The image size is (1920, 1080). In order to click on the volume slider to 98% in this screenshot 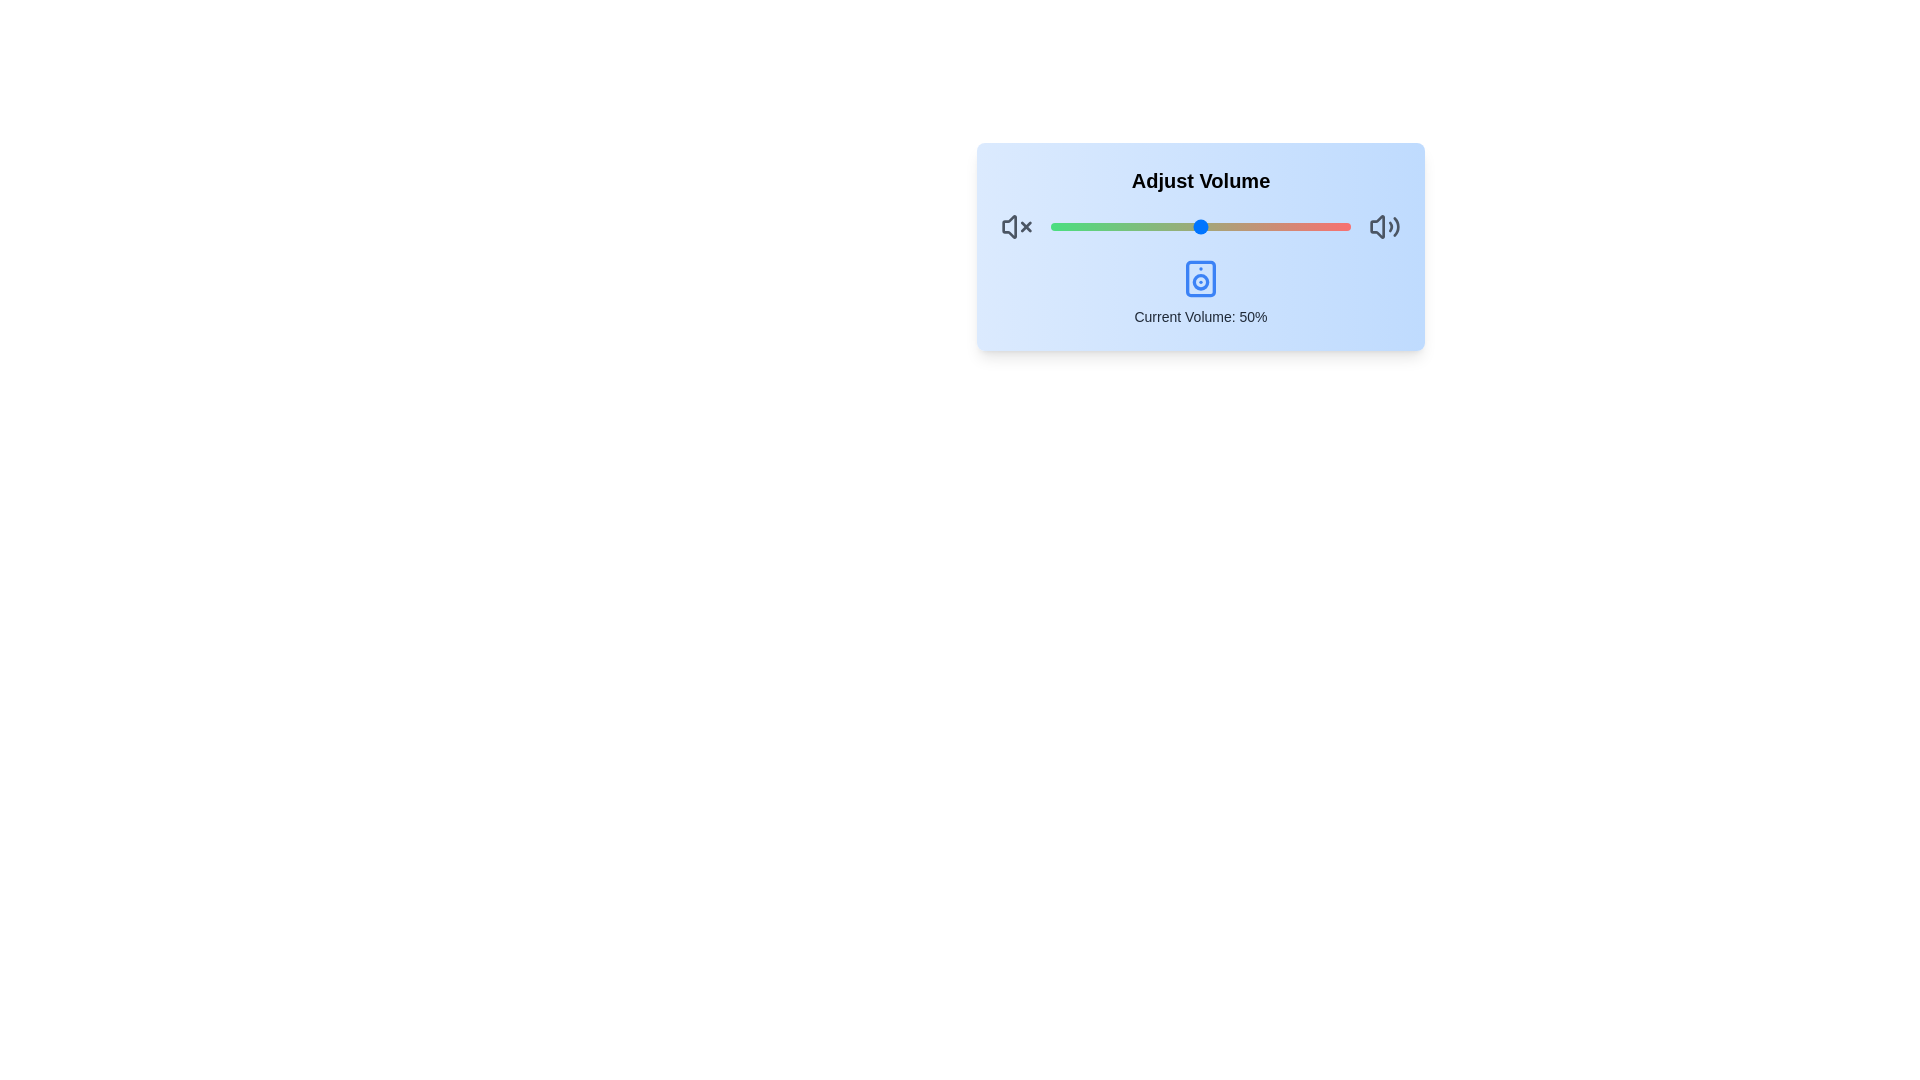, I will do `click(1344, 226)`.